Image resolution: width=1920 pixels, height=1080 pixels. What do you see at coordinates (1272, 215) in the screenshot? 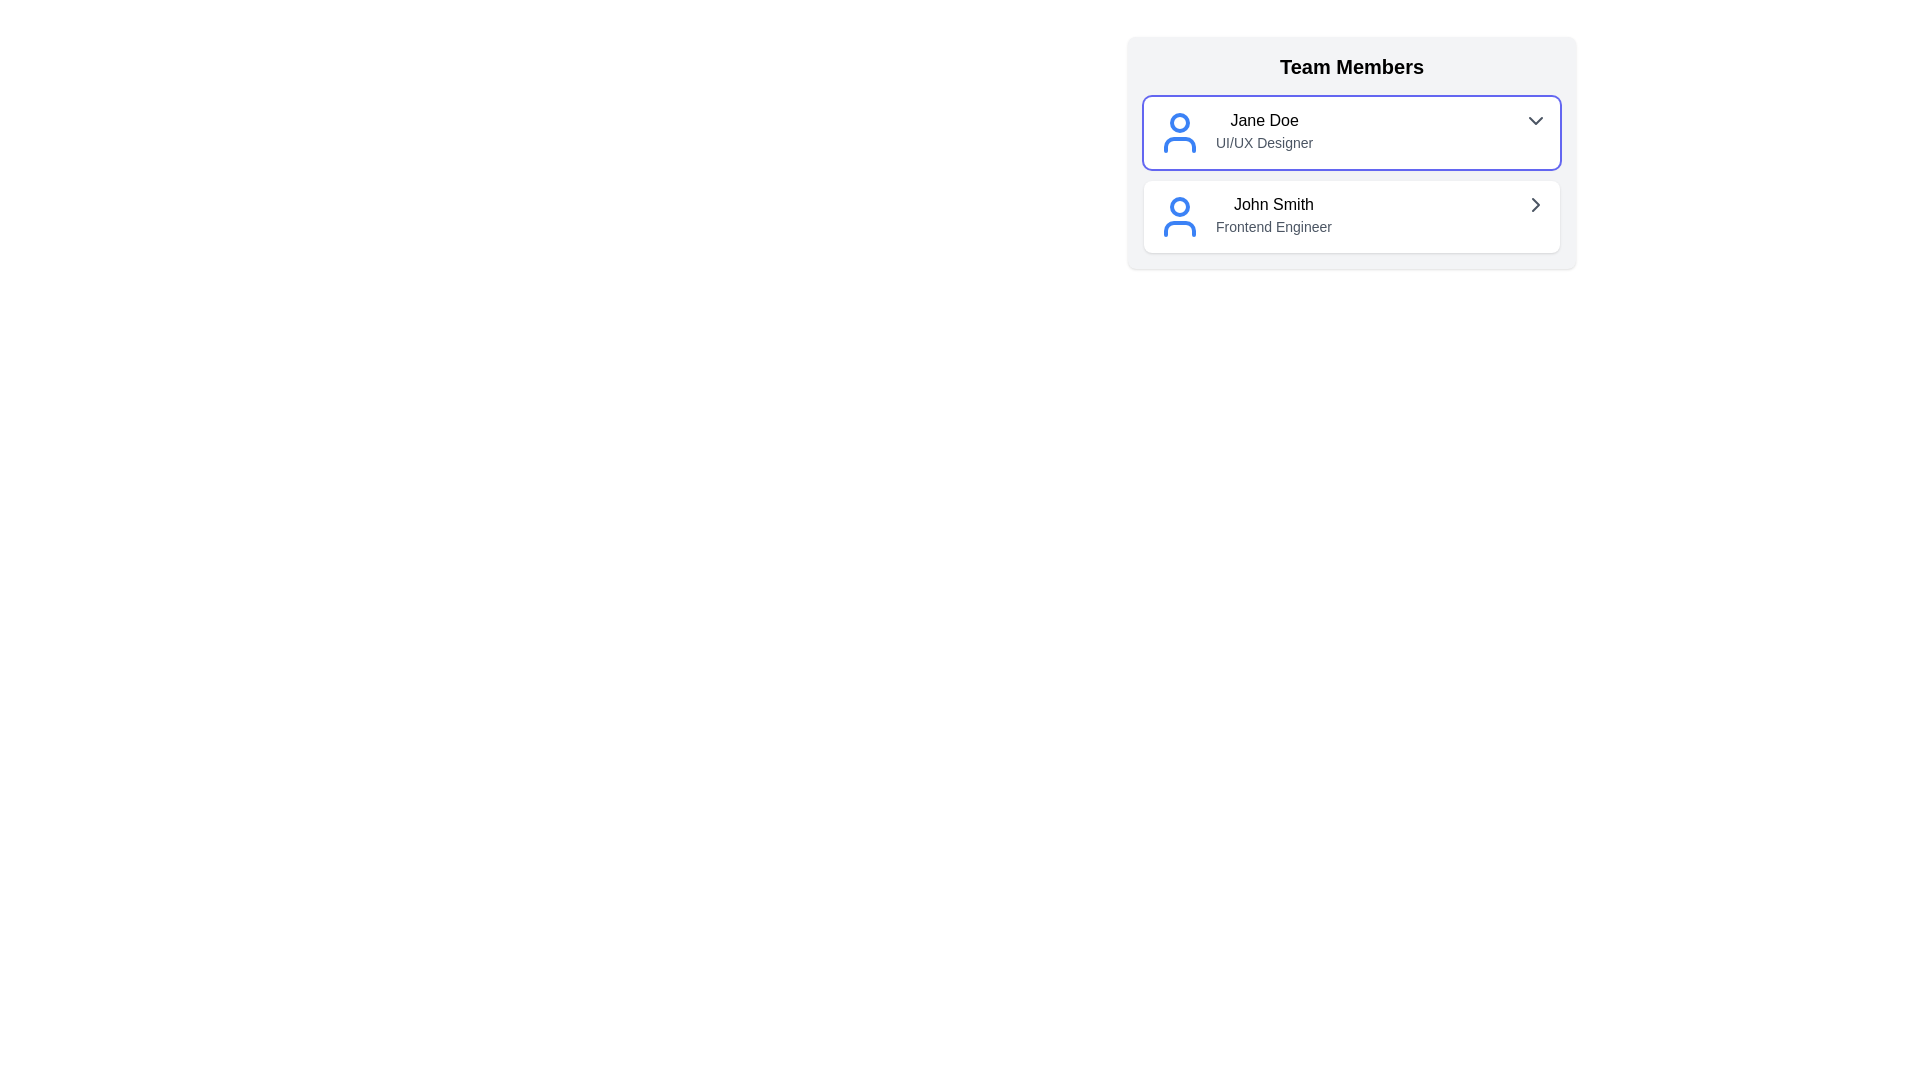
I see `the Text Block displaying 'John Smith' and 'Frontend Engineer', which is the second entry in the 'Team Members' list` at bounding box center [1272, 215].